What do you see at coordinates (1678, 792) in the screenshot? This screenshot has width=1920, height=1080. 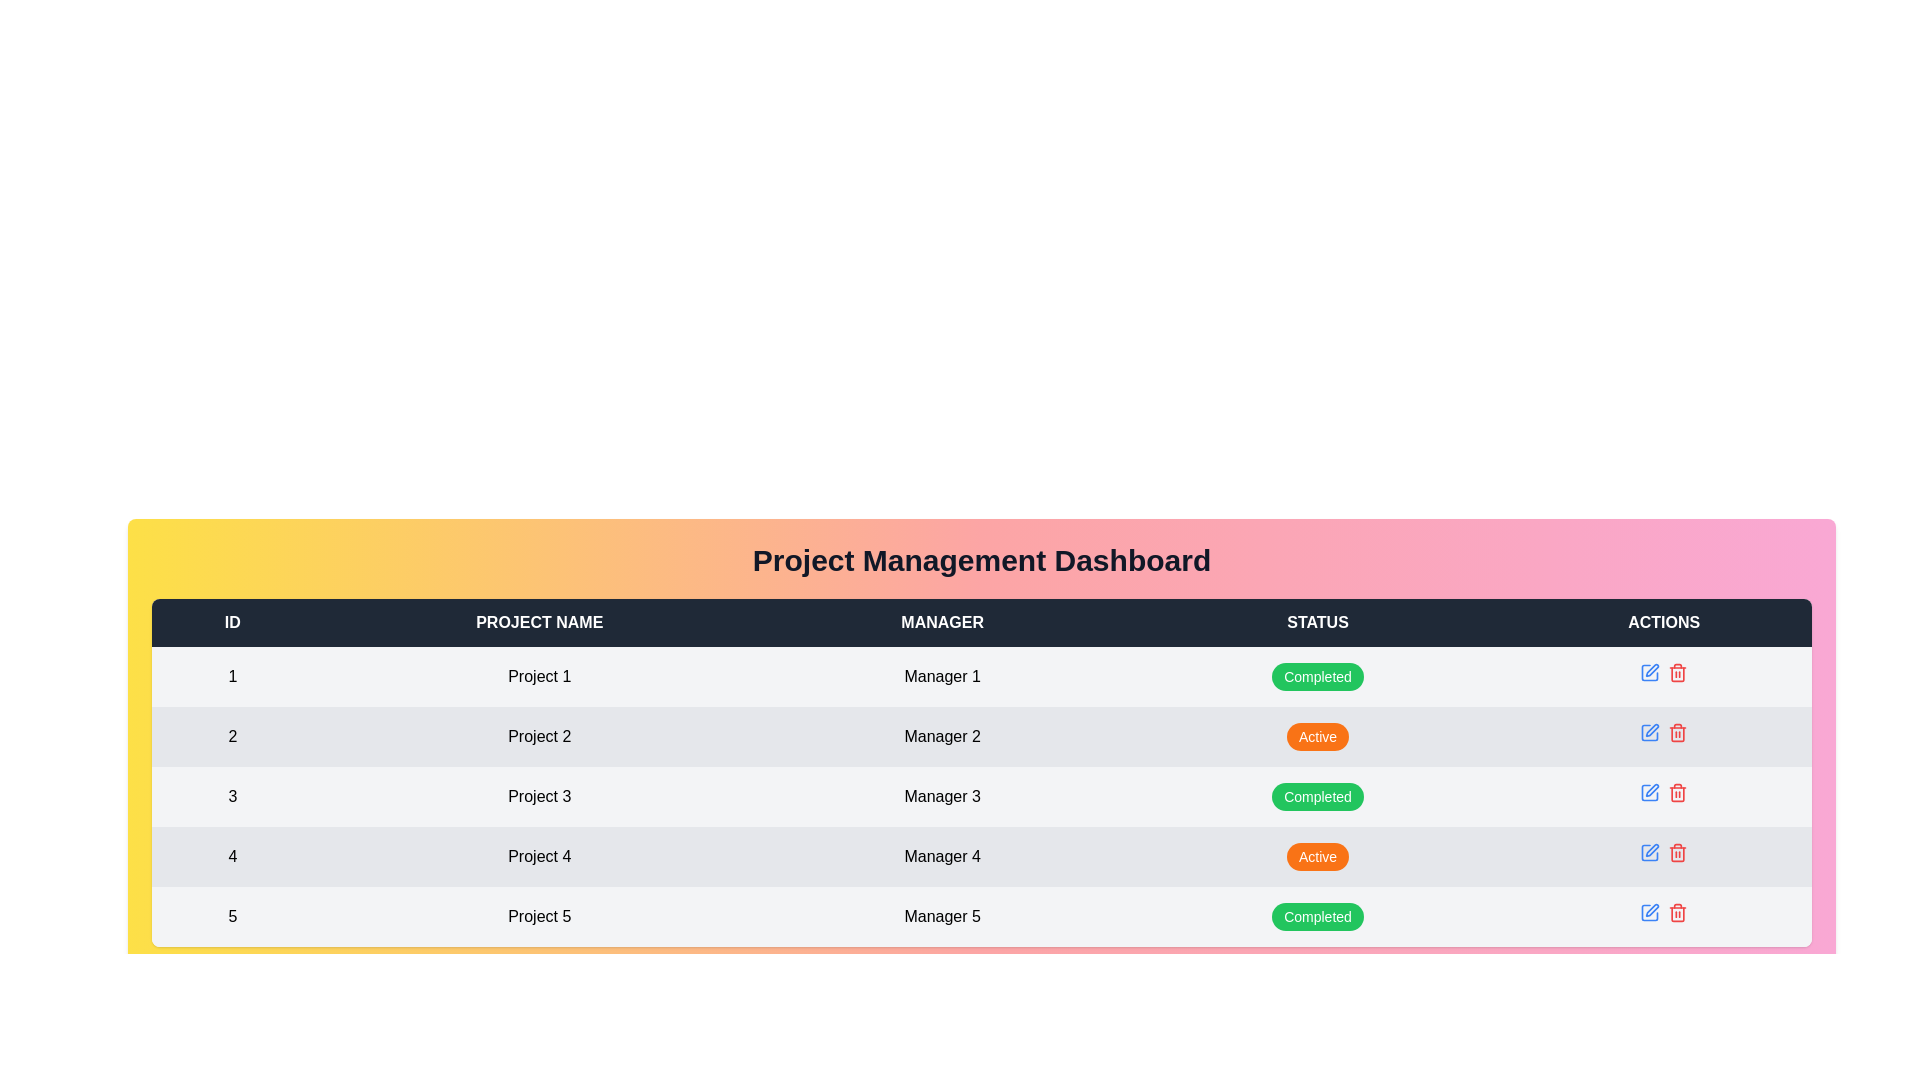 I see `the delete icon button located in the 'Actions' column of the third row of the project table for accessibility purposes` at bounding box center [1678, 792].